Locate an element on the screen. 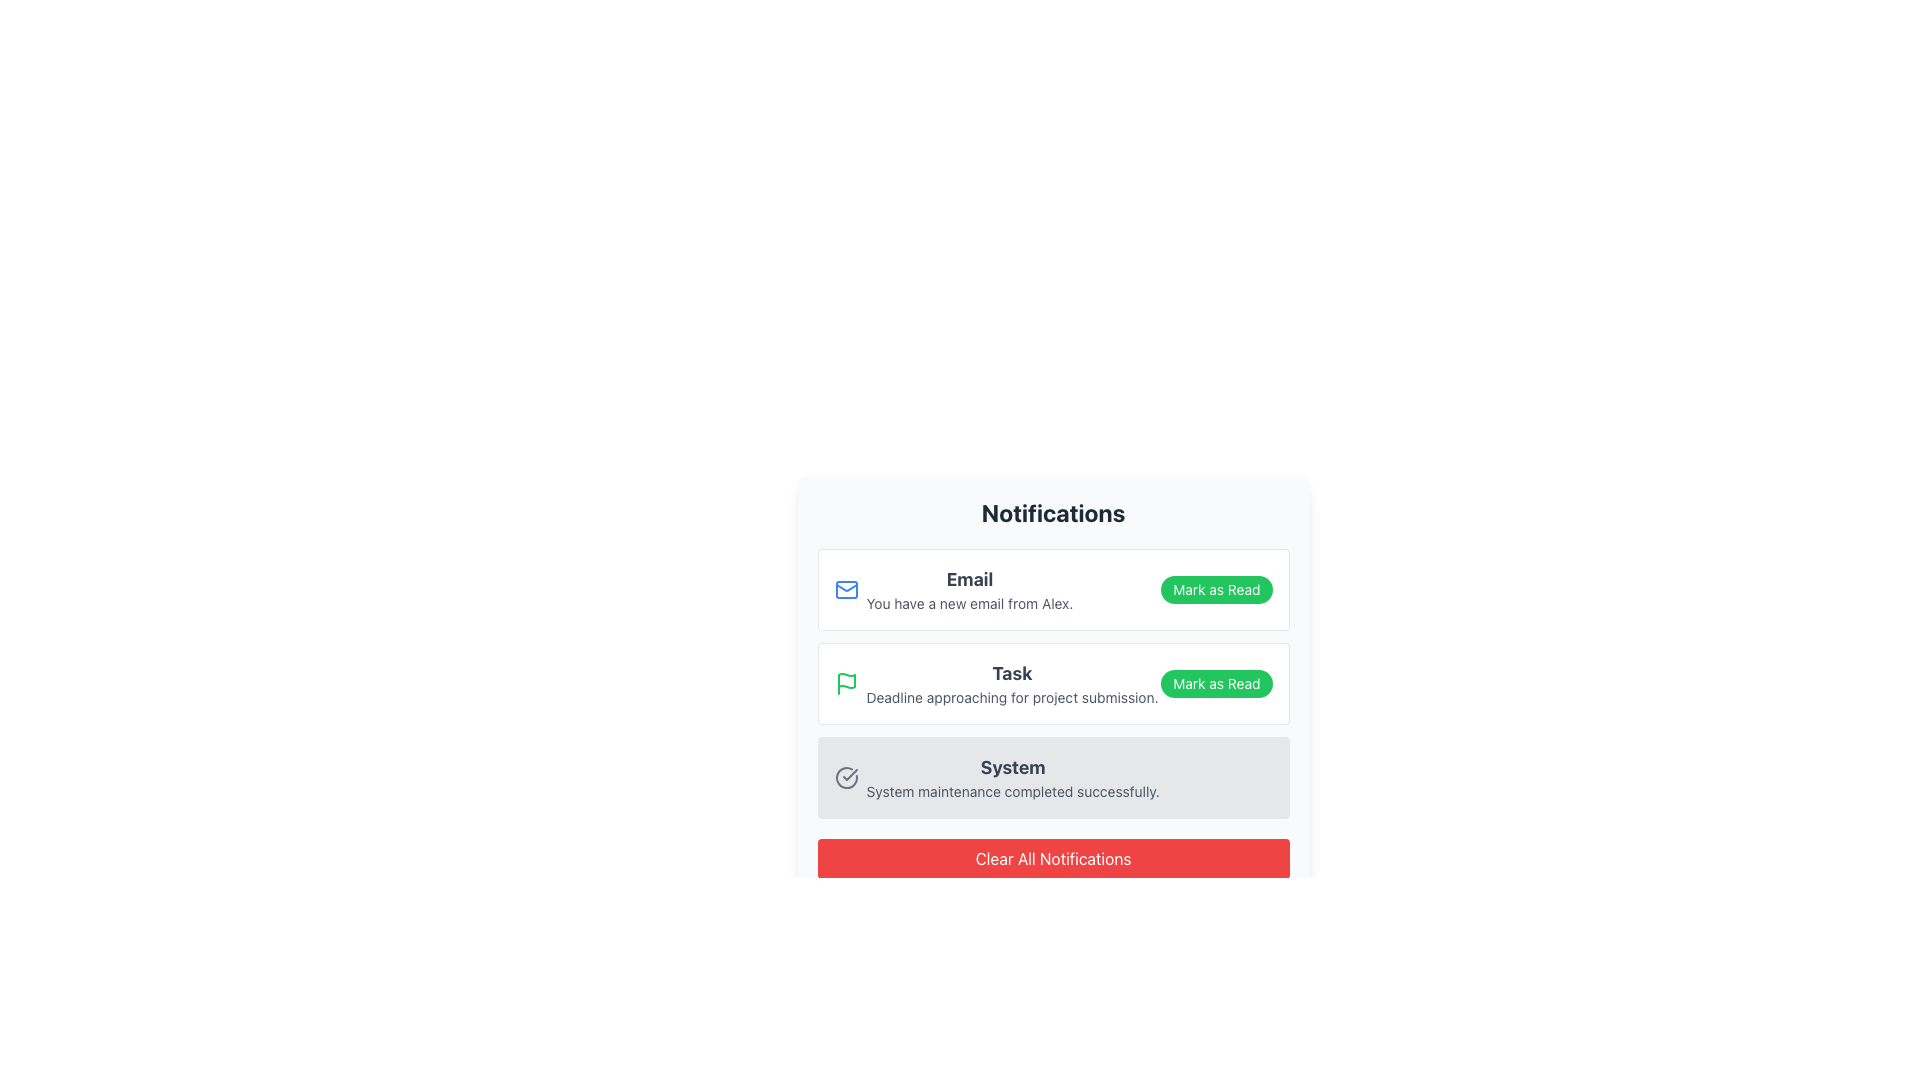 The image size is (1920, 1080). the text label displaying 'You have a new email from Alex.', which is styled in gray and located beneath the 'Email' heading in the notification card is located at coordinates (969, 603).